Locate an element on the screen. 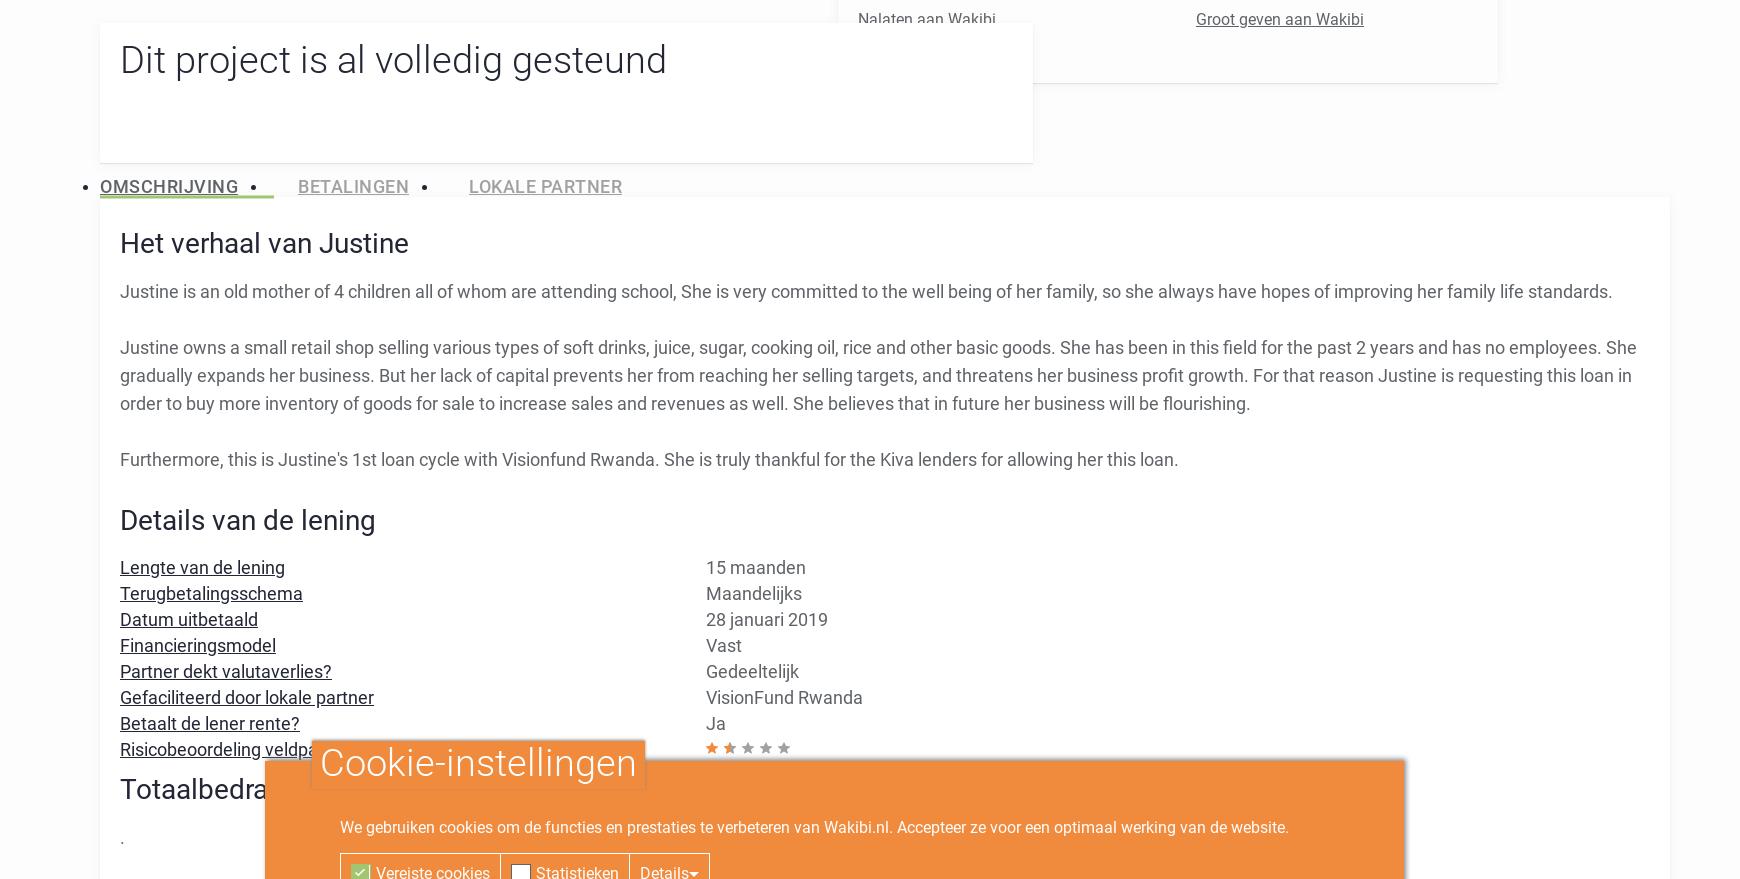  'Justine is an old mother of 4 children all of whom are attending school, She is very committed to the well being of her family, so she always have hopes of improving her family life standards.' is located at coordinates (866, 290).